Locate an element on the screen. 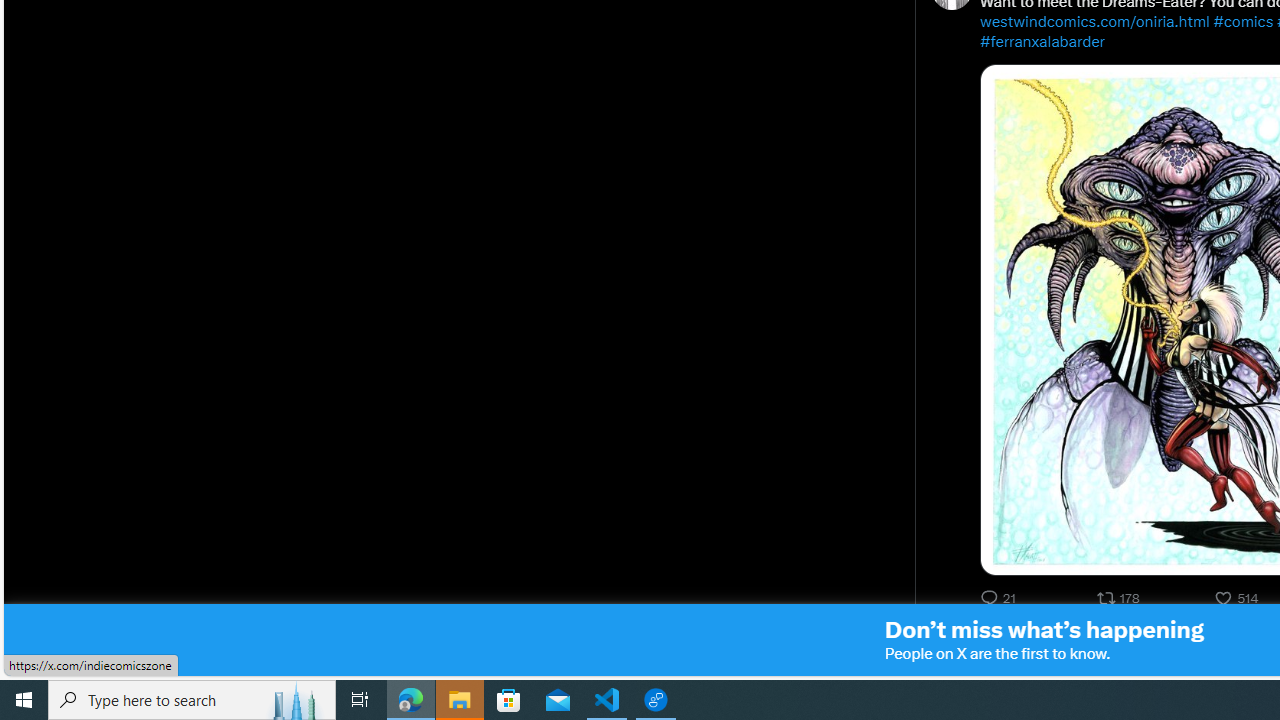 The width and height of the screenshot is (1280, 720). '21 Replies. Reply' is located at coordinates (1000, 597).